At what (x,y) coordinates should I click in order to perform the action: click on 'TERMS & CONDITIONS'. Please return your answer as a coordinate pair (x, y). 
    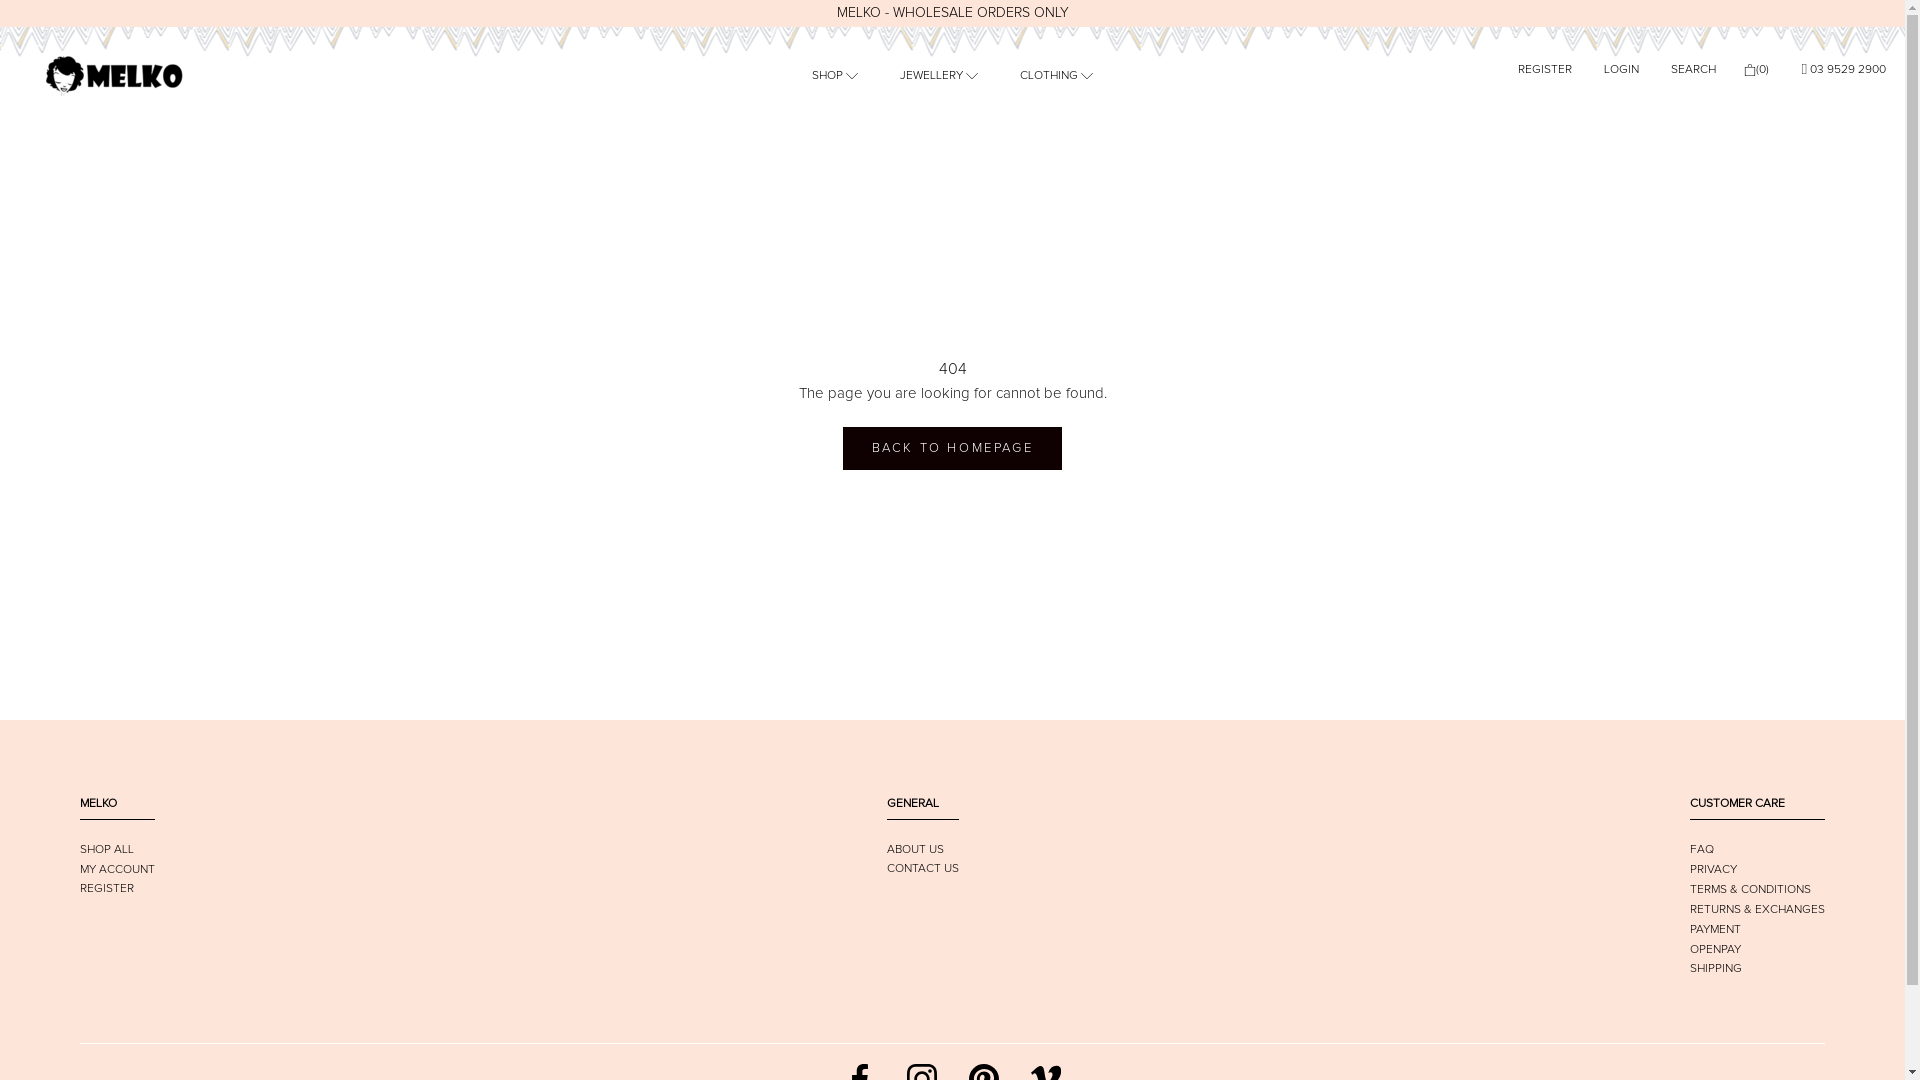
    Looking at the image, I should click on (1688, 889).